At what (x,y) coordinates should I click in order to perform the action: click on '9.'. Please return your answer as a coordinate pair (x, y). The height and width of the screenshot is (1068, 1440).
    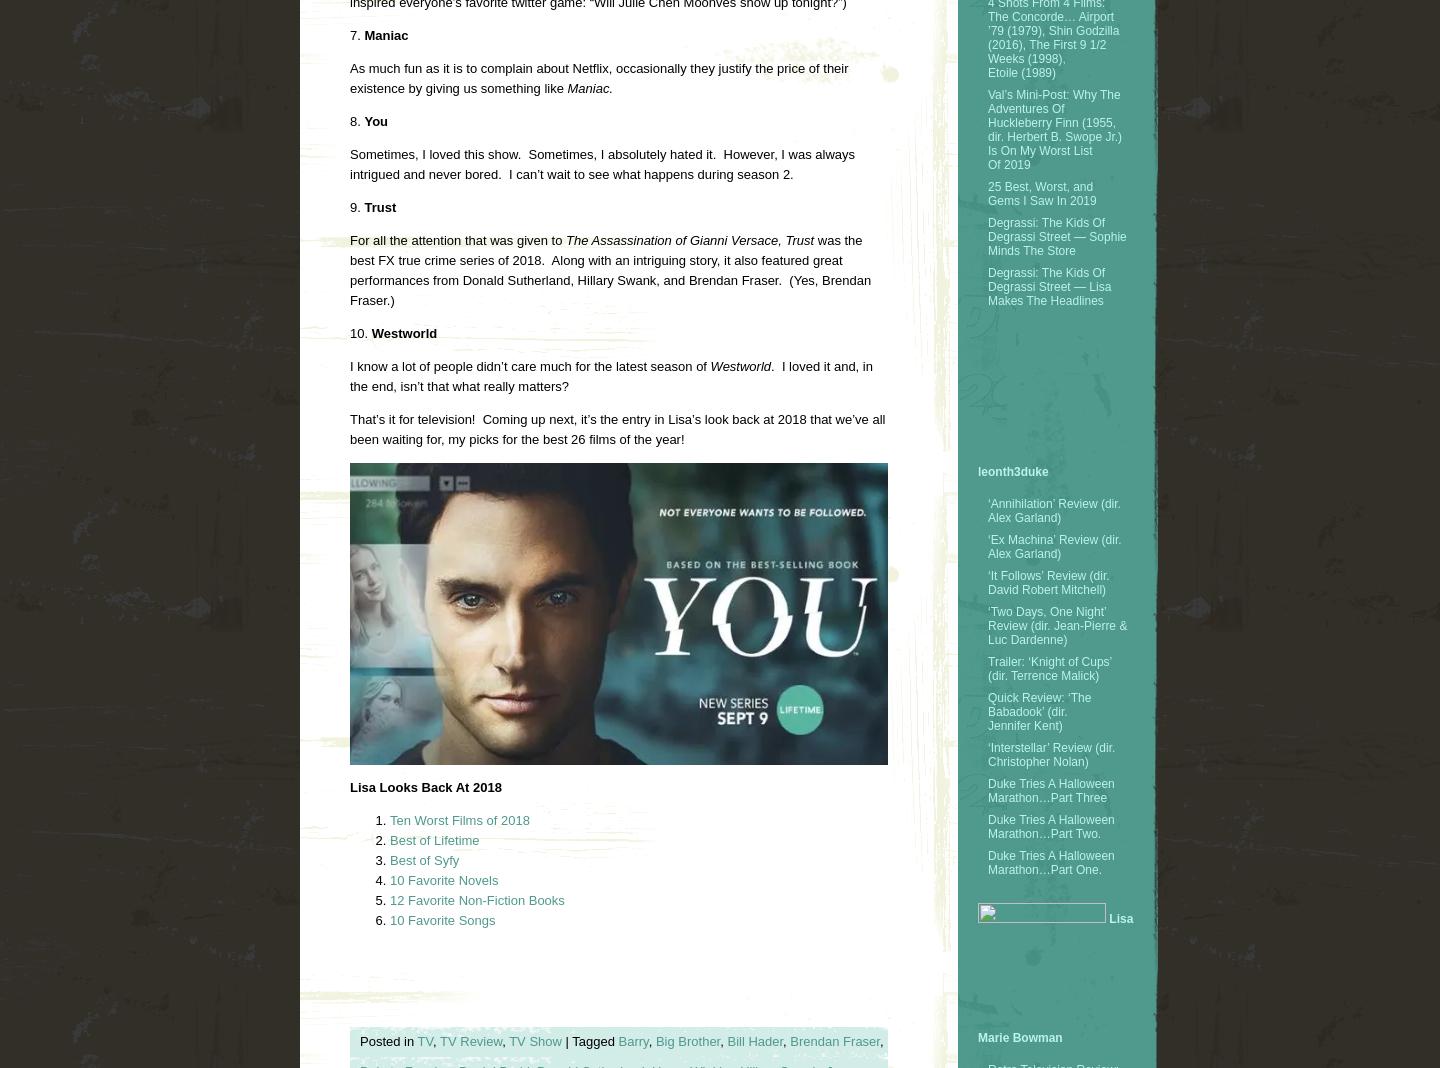
    Looking at the image, I should click on (356, 207).